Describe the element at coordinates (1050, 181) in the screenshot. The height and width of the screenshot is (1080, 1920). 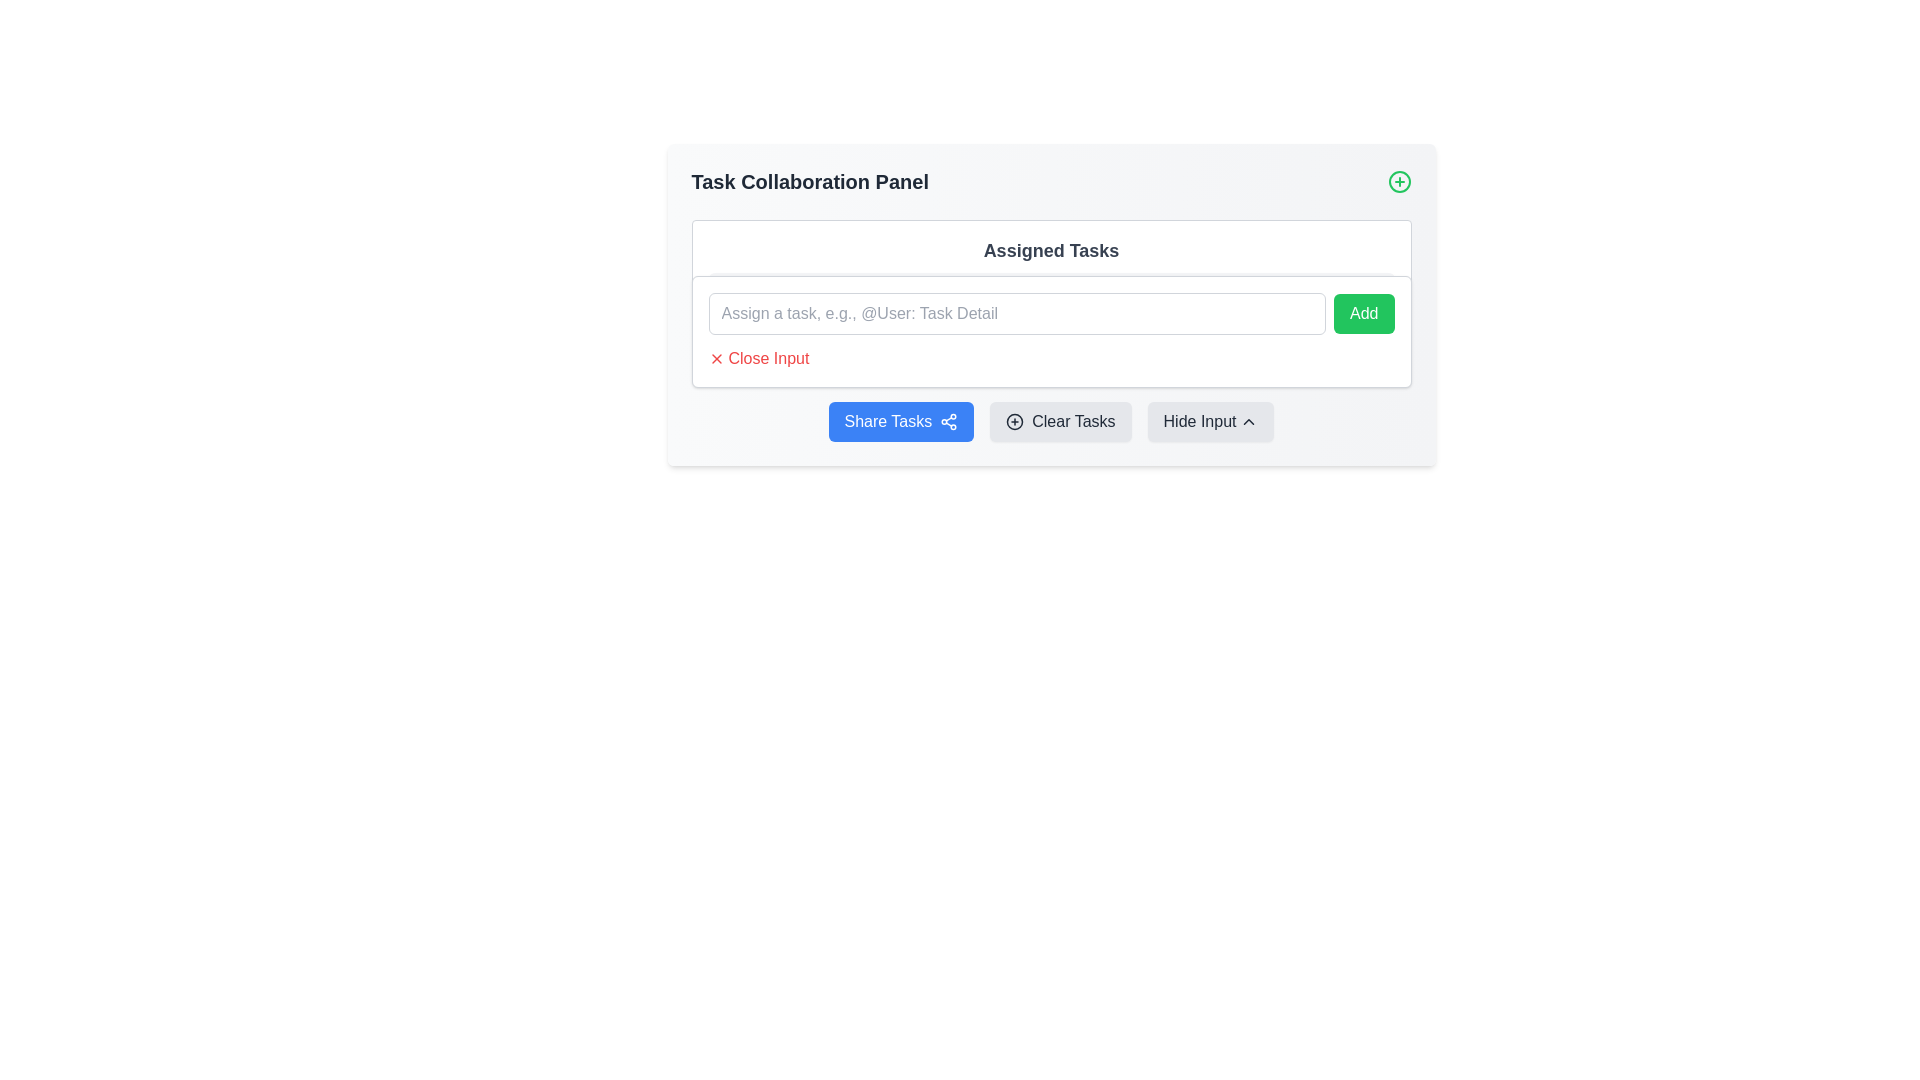
I see `the green circular action button with a plus sign next to the title 'Task Collaboration Panel'` at that location.